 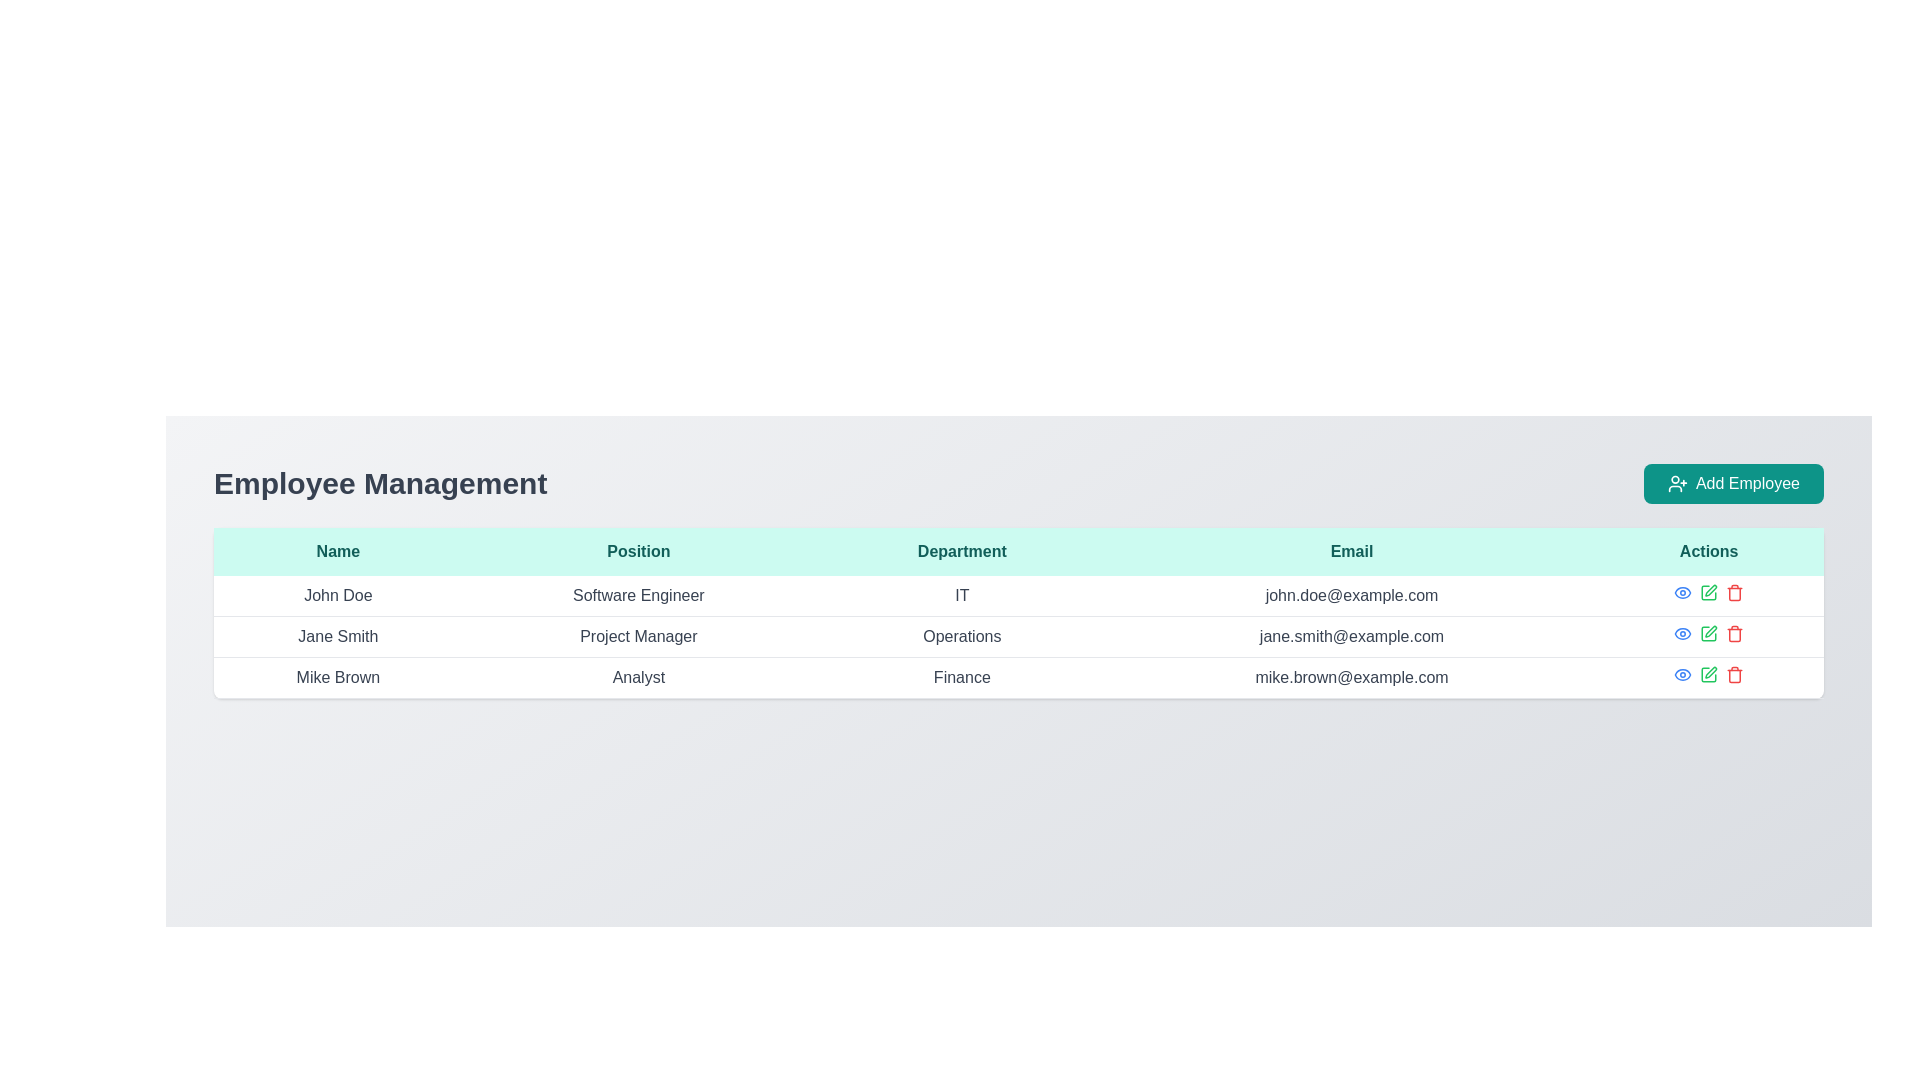 I want to click on the 'edit' icon in the 'Actions' column for the row associated with 'Mike Brown.', so click(x=1708, y=675).